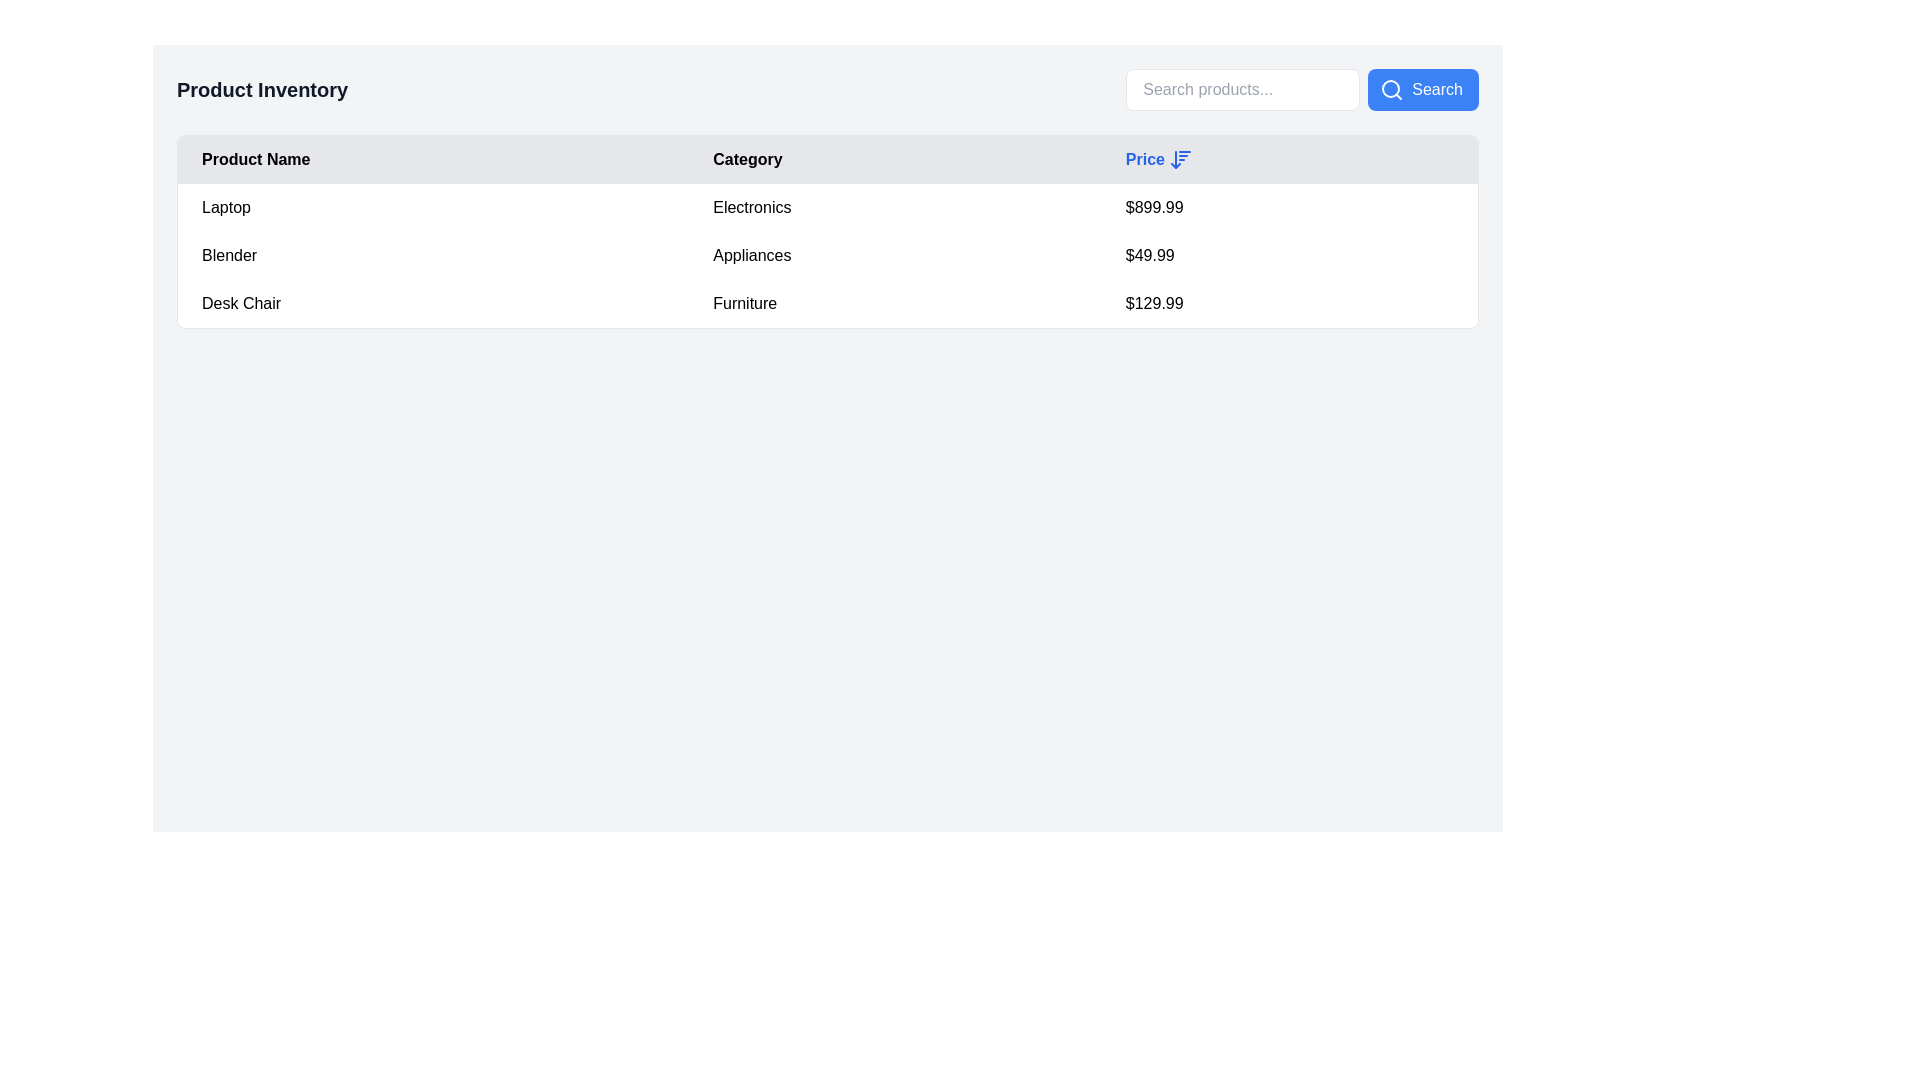 Image resolution: width=1920 pixels, height=1080 pixels. I want to click on static text label indicating price values in the table header, which is positioned above the column containing monetary values, so click(1145, 158).